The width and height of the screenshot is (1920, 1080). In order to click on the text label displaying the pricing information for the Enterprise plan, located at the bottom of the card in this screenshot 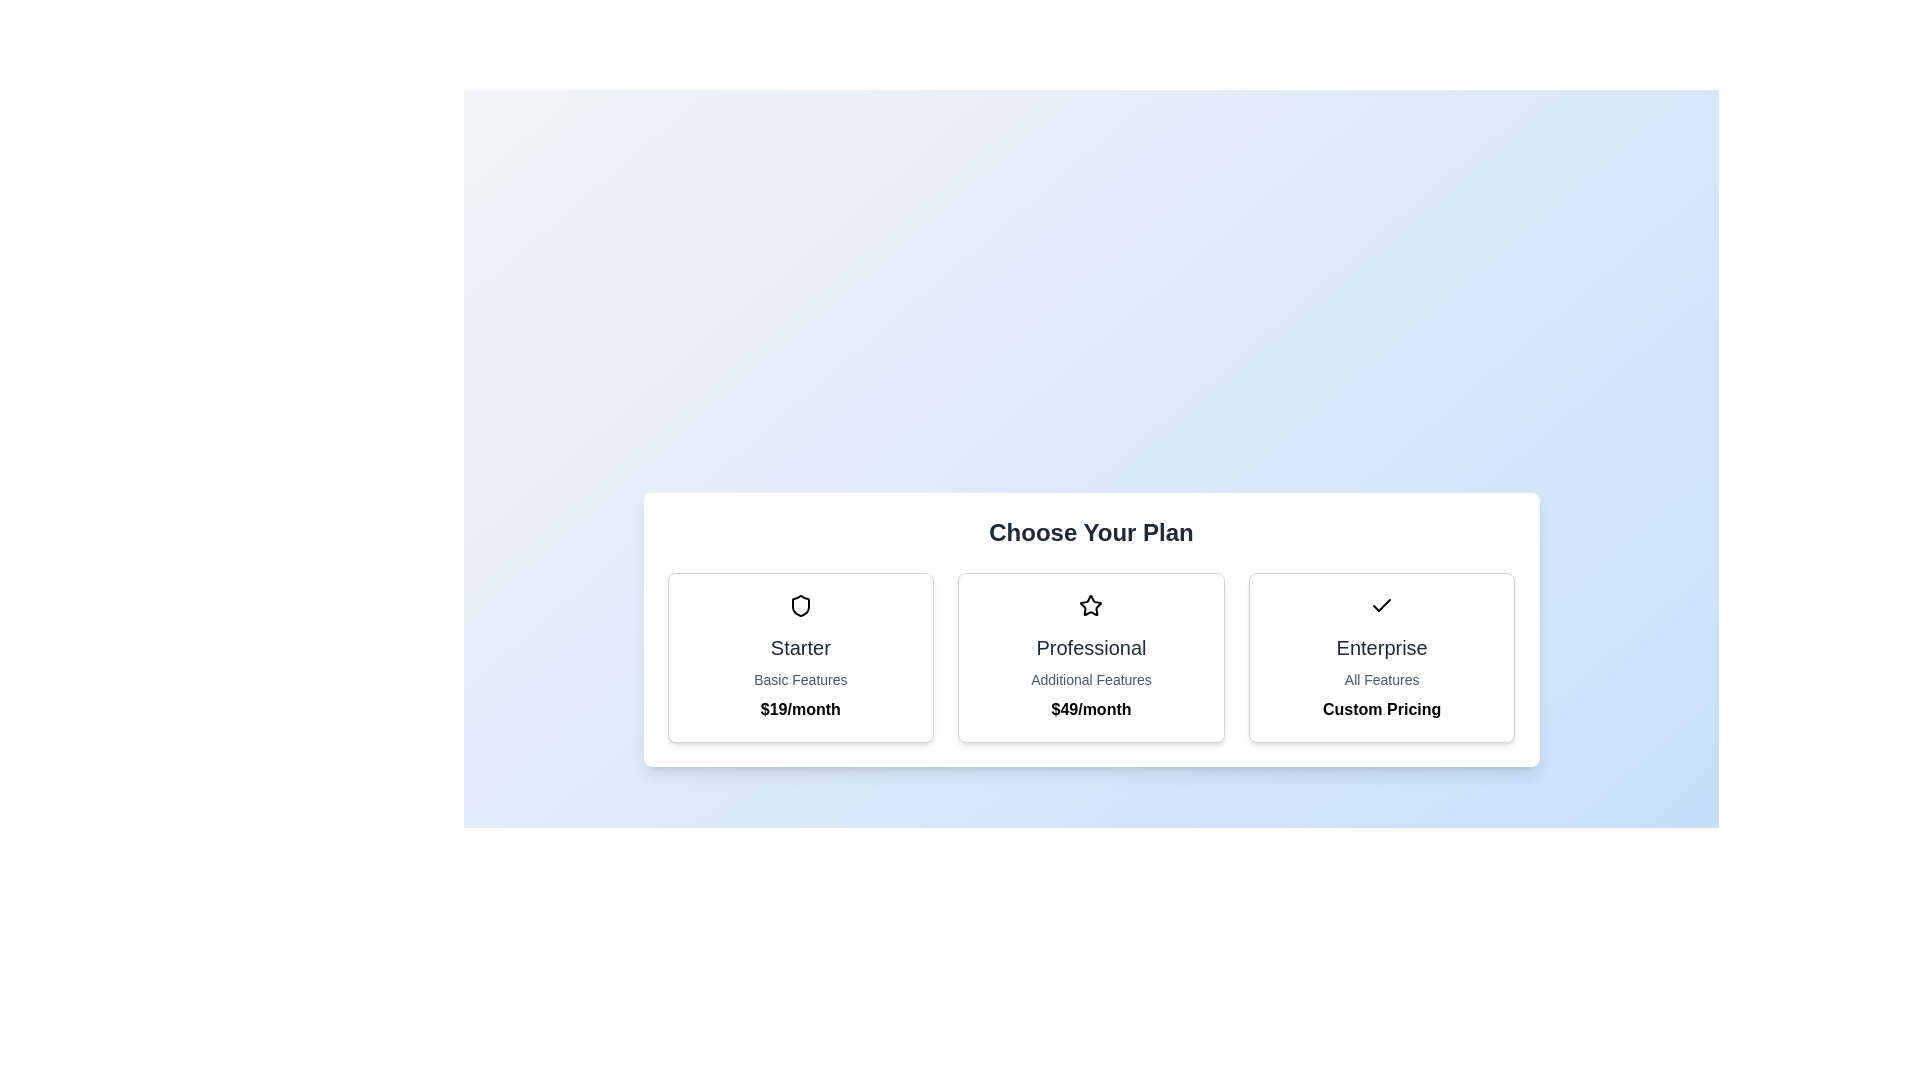, I will do `click(1381, 708)`.